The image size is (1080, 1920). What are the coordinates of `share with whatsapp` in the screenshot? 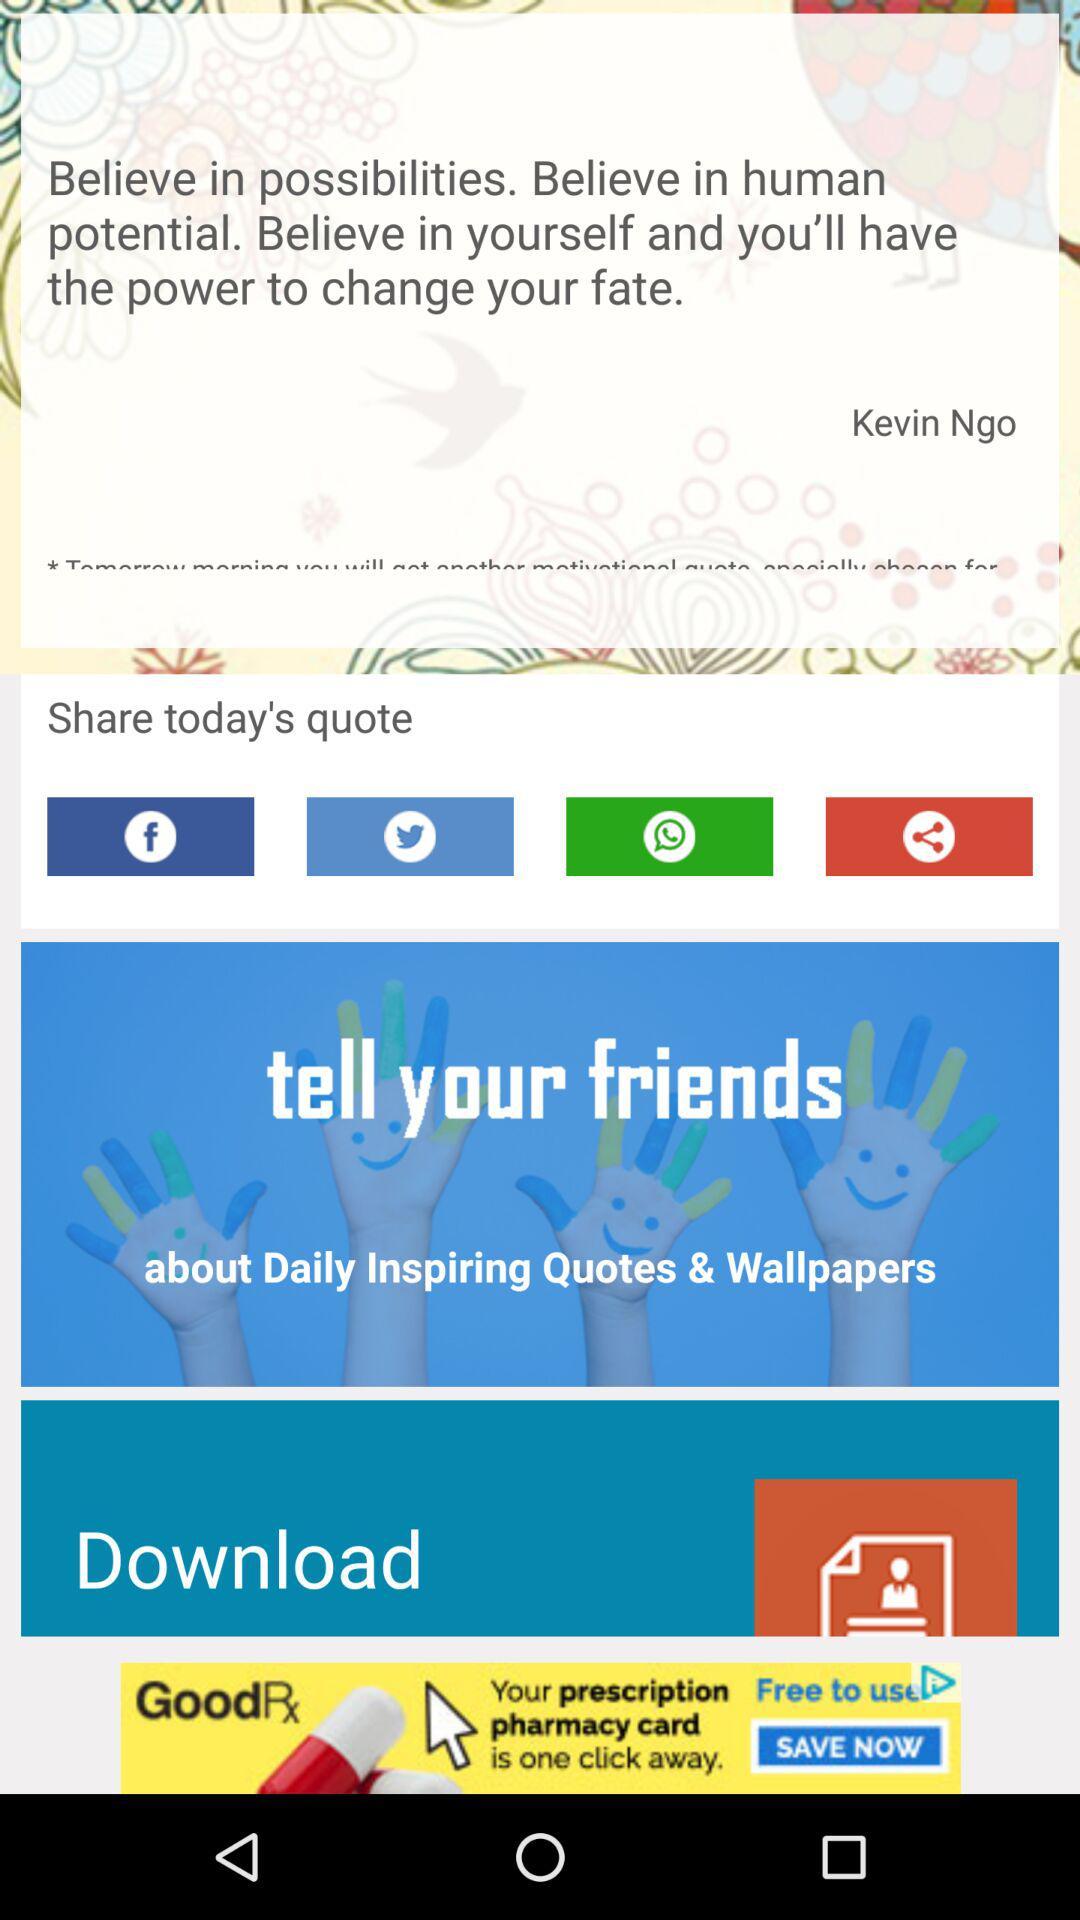 It's located at (669, 836).